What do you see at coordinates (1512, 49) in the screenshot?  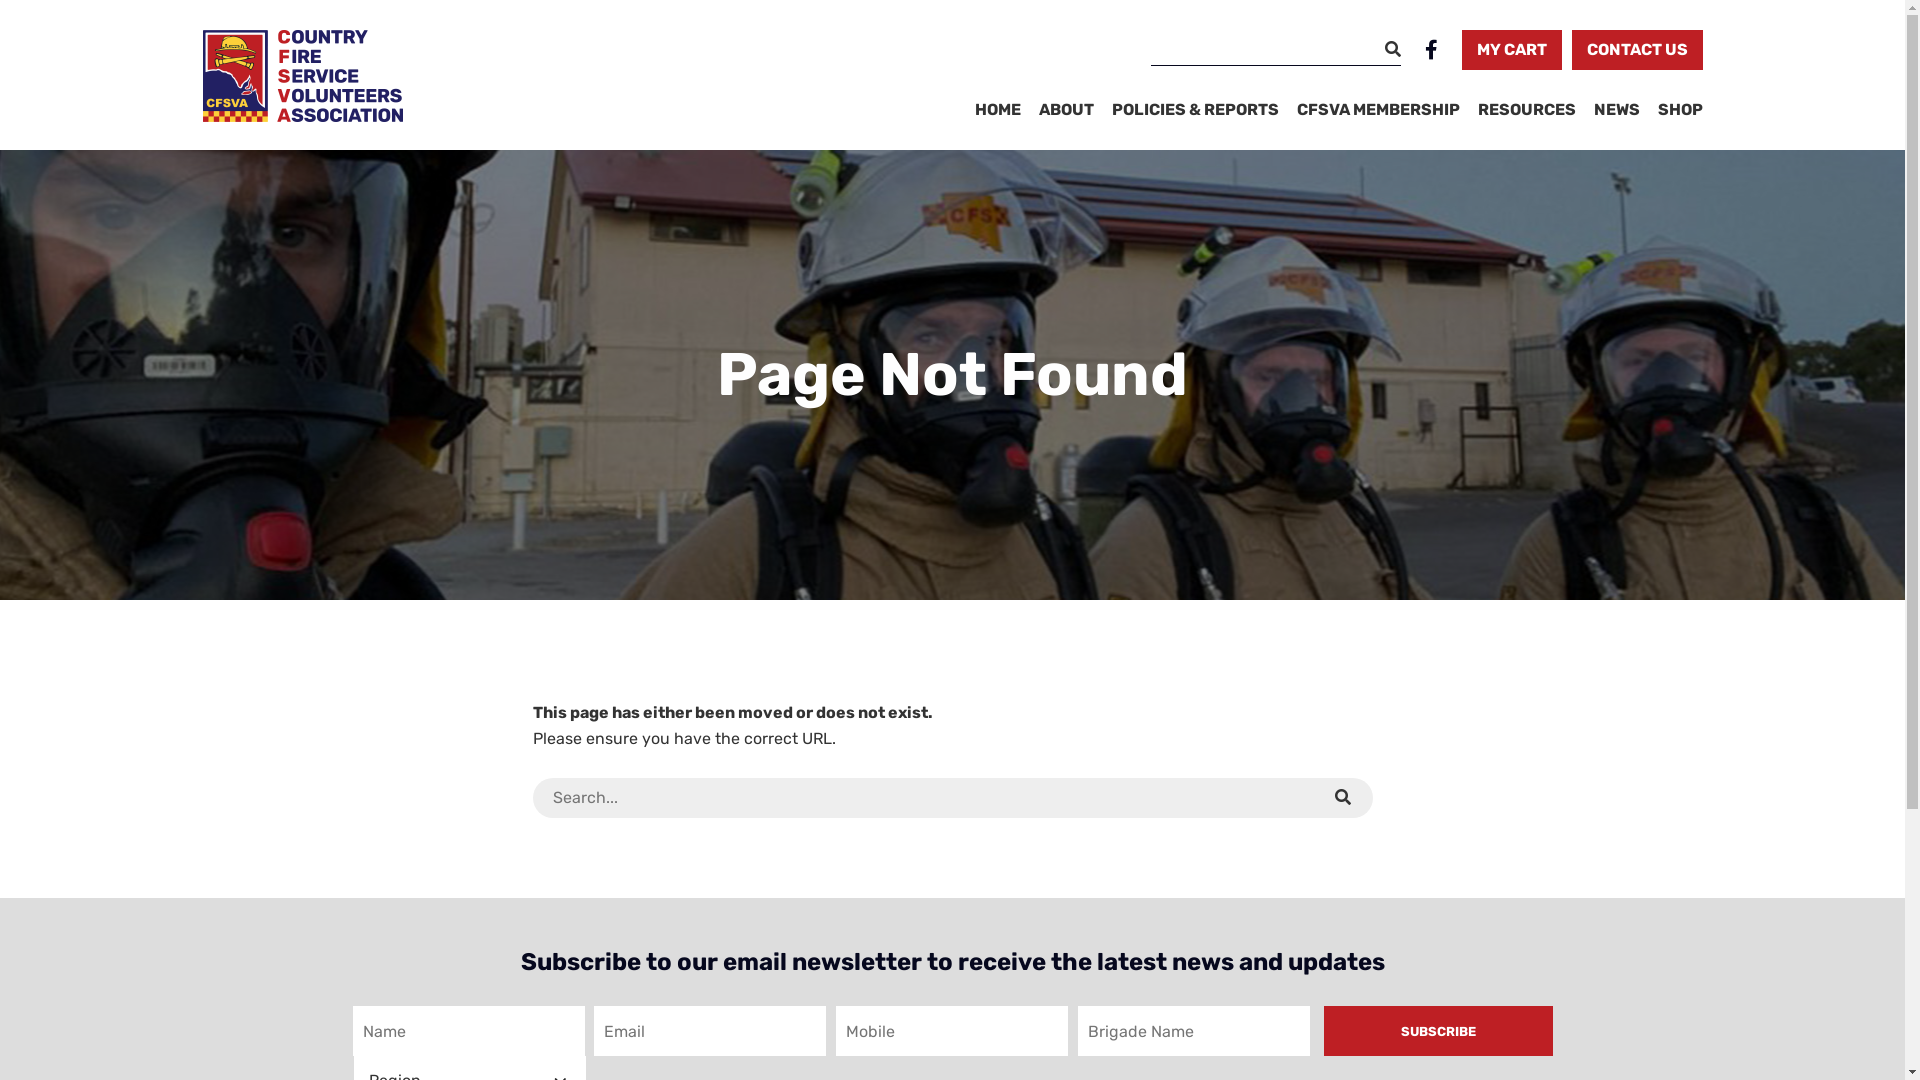 I see `'MY CART'` at bounding box center [1512, 49].